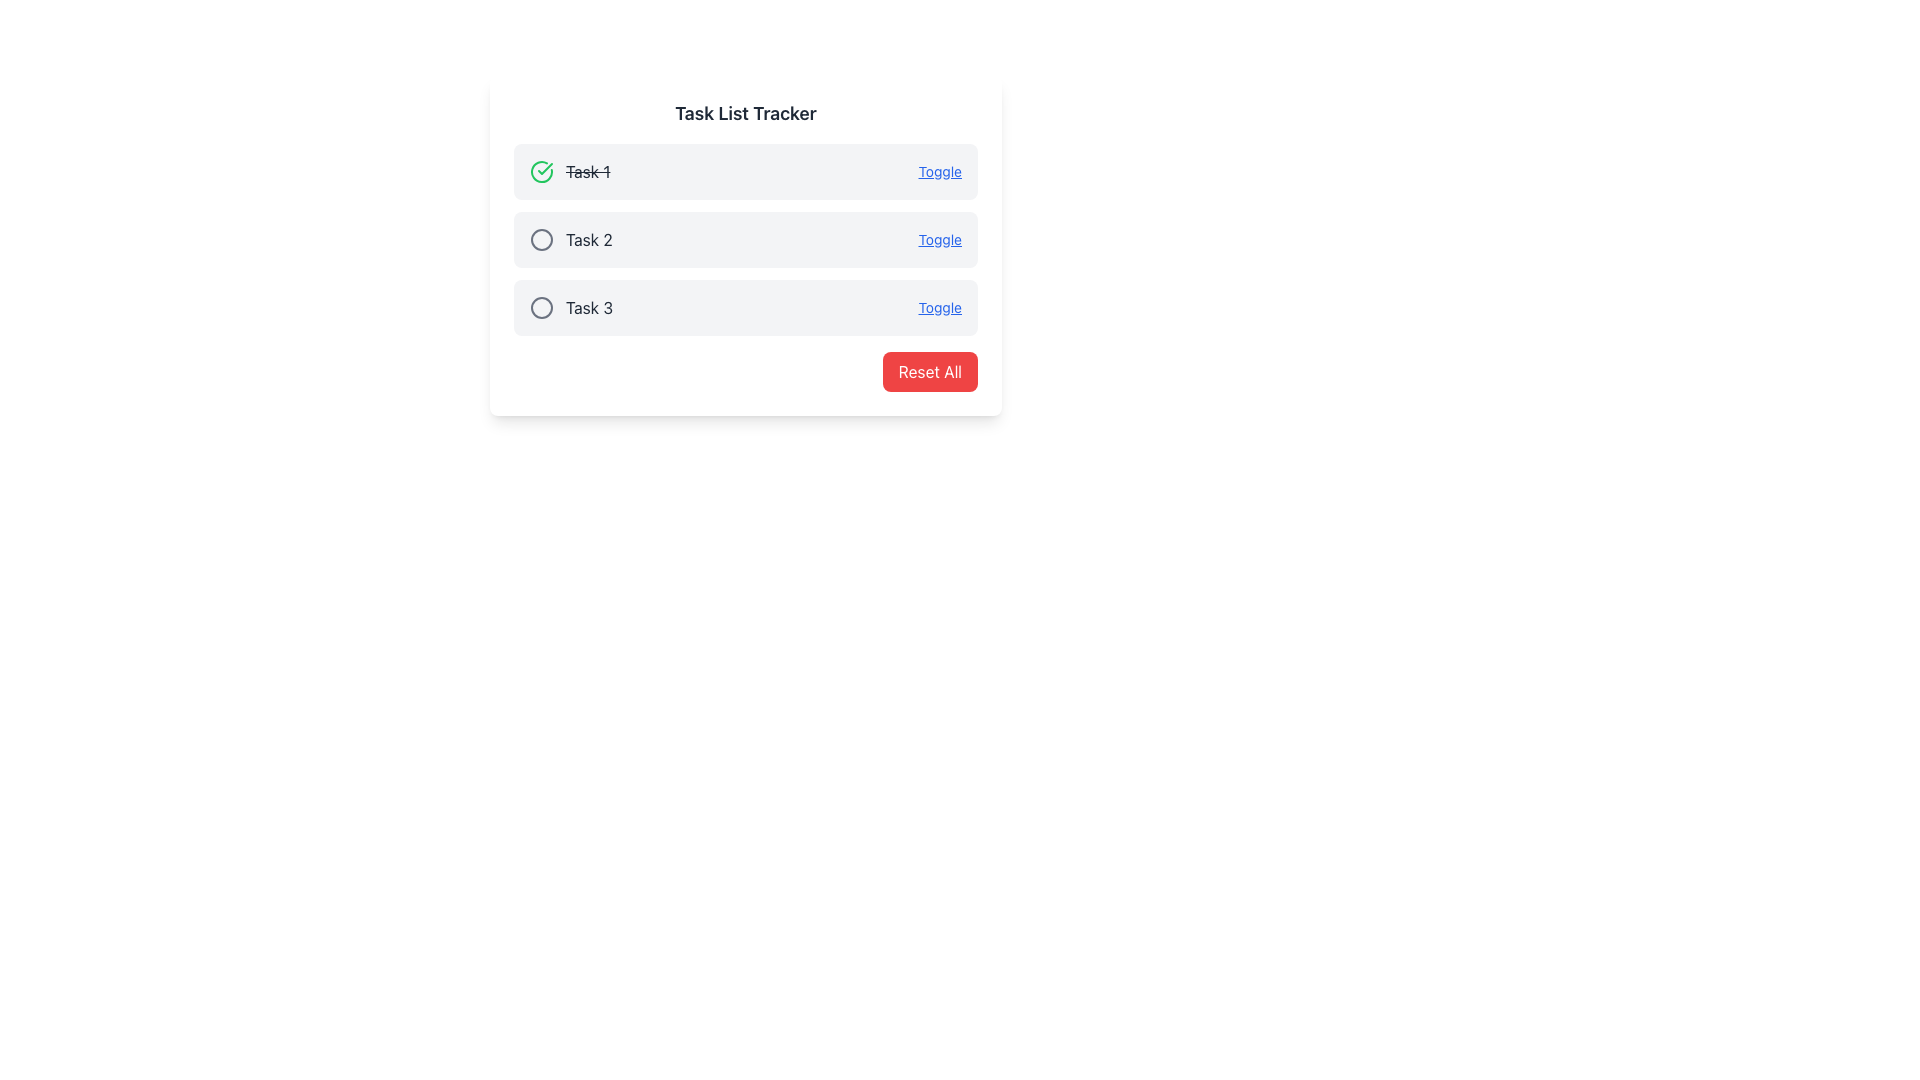  I want to click on the task card representing 'Task 2' in the to-do list, which is the second item in the vertical list of task cards, so click(744, 238).